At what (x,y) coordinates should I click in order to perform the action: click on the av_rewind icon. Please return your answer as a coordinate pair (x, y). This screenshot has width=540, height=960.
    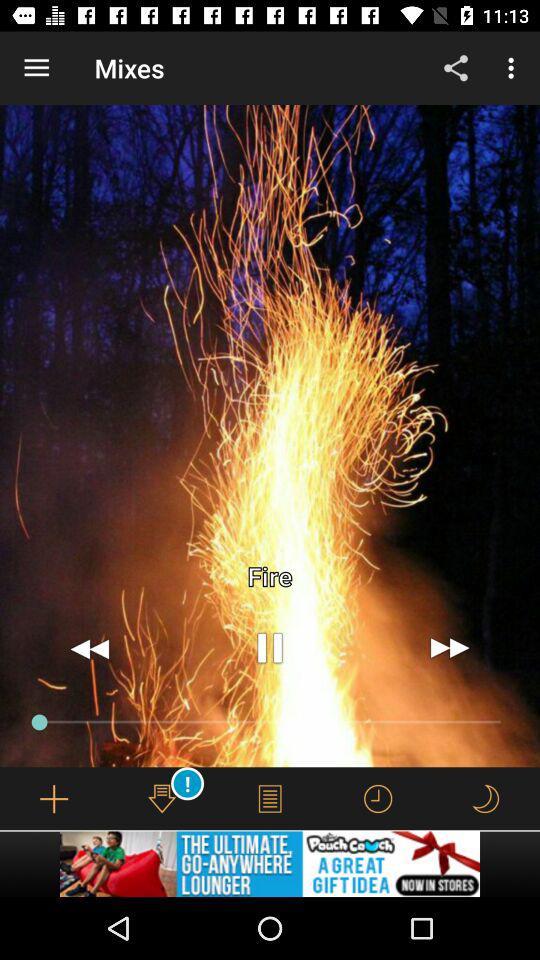
    Looking at the image, I should click on (89, 647).